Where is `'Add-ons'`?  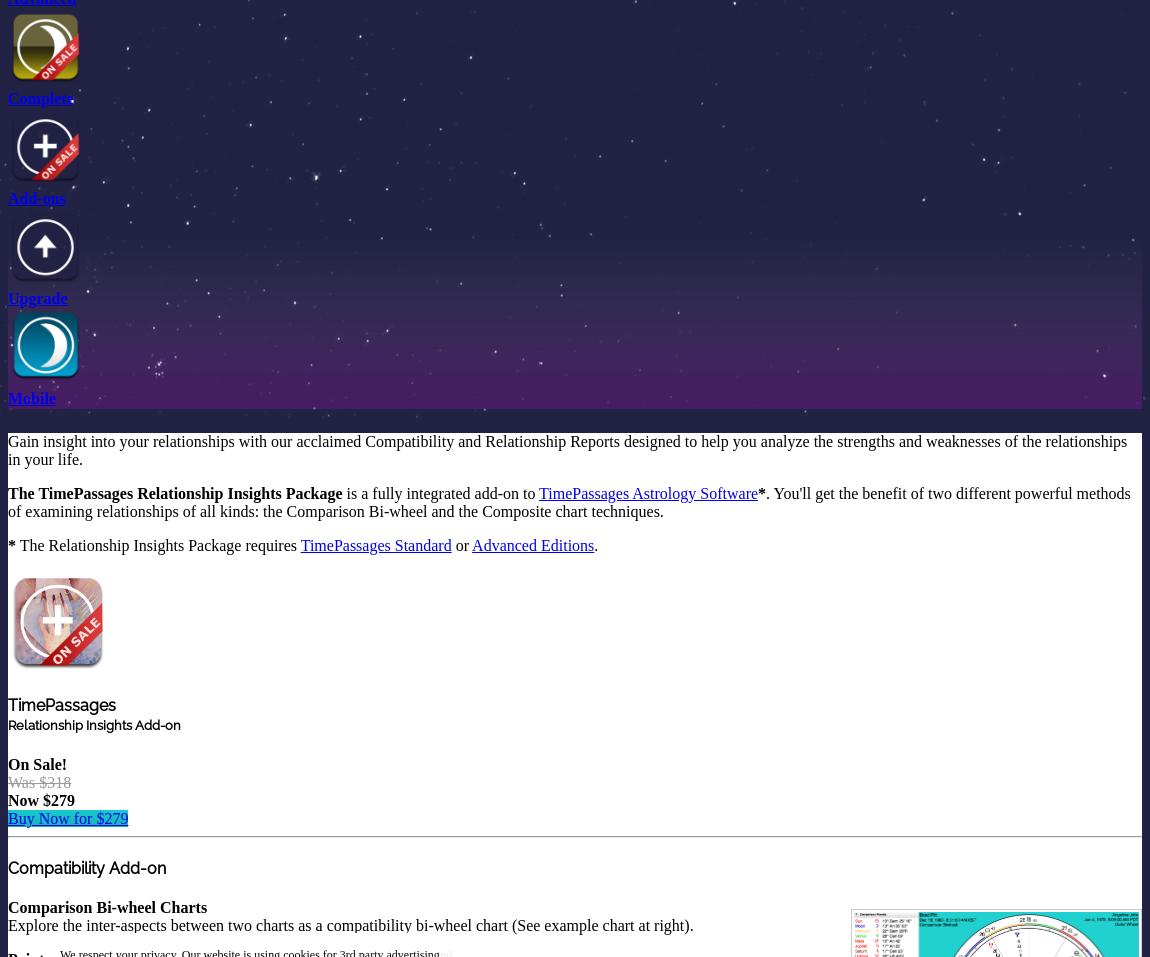
'Add-ons' is located at coordinates (7, 197).